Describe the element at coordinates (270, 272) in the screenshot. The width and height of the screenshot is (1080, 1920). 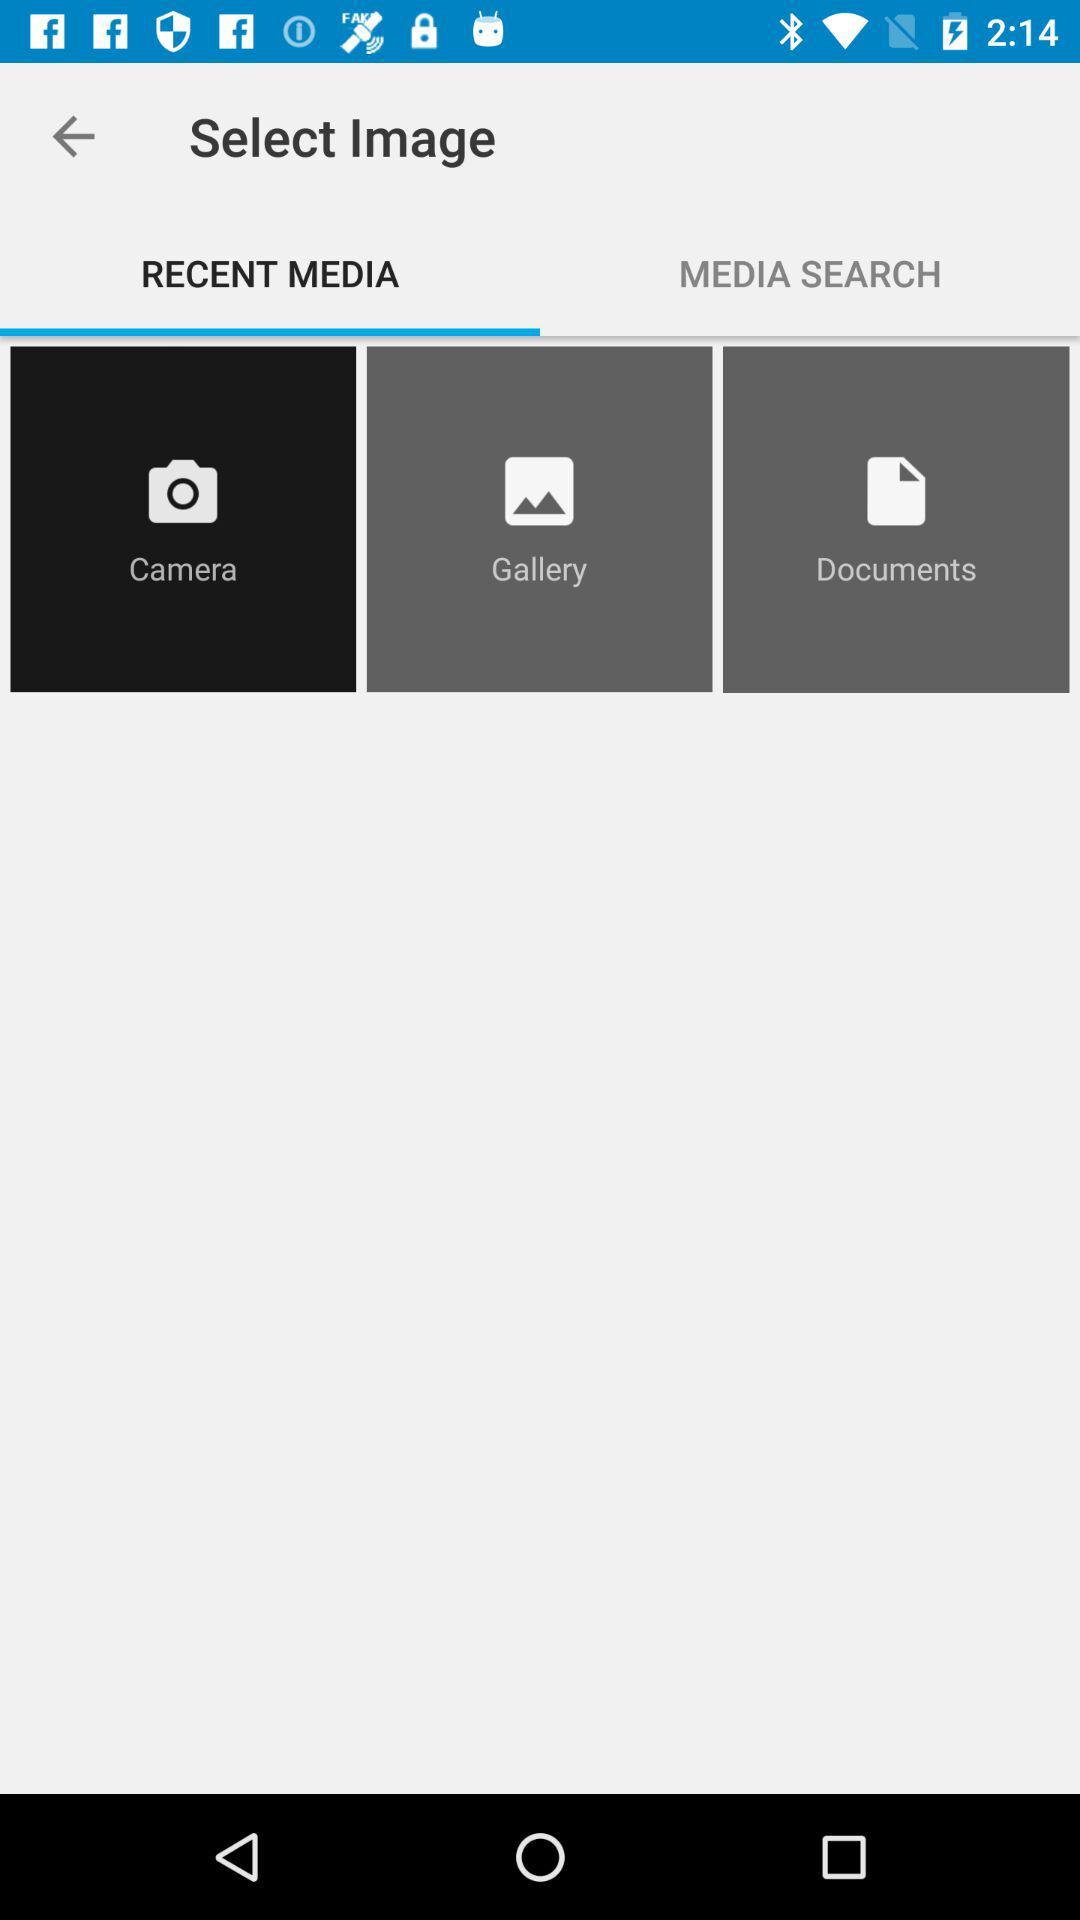
I see `item to the left of the media search` at that location.